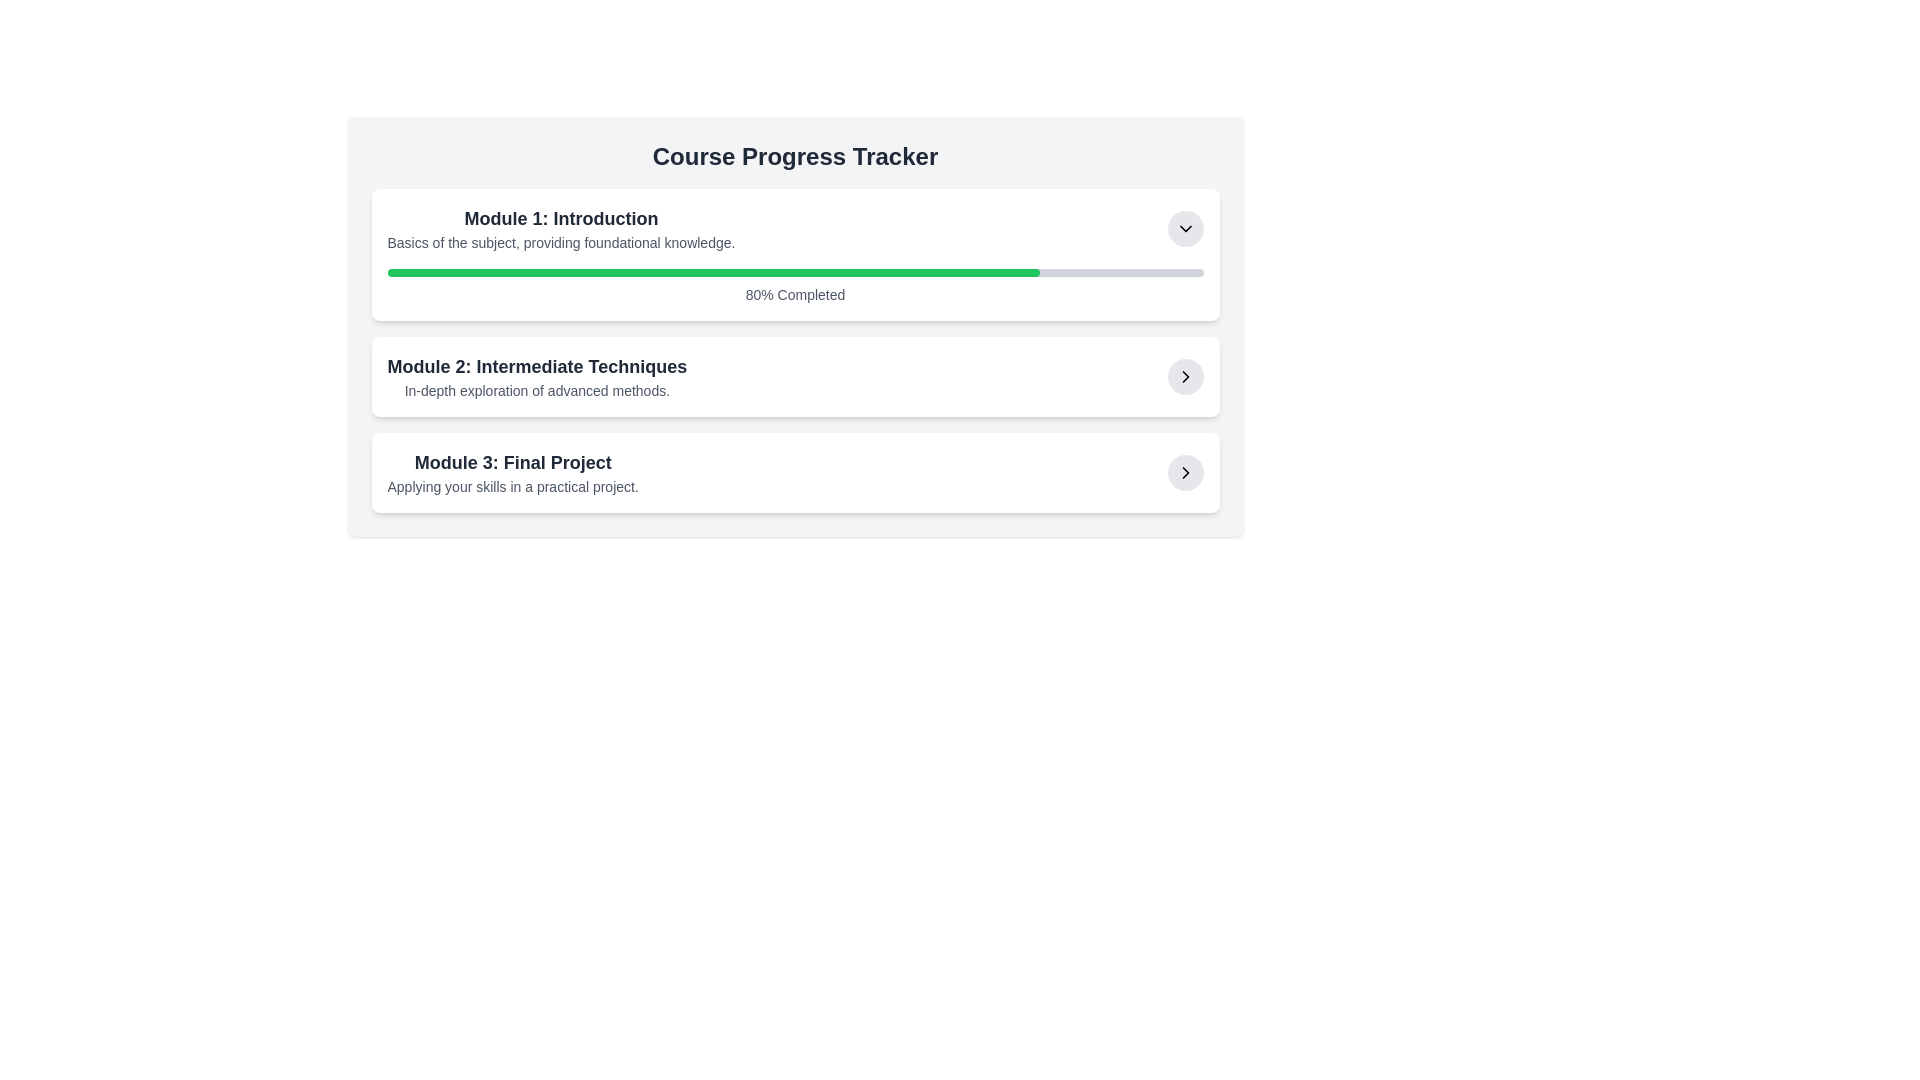 The height and width of the screenshot is (1080, 1920). What do you see at coordinates (794, 377) in the screenshot?
I see `the second informational card in the course progress tracker for accessibility actions` at bounding box center [794, 377].